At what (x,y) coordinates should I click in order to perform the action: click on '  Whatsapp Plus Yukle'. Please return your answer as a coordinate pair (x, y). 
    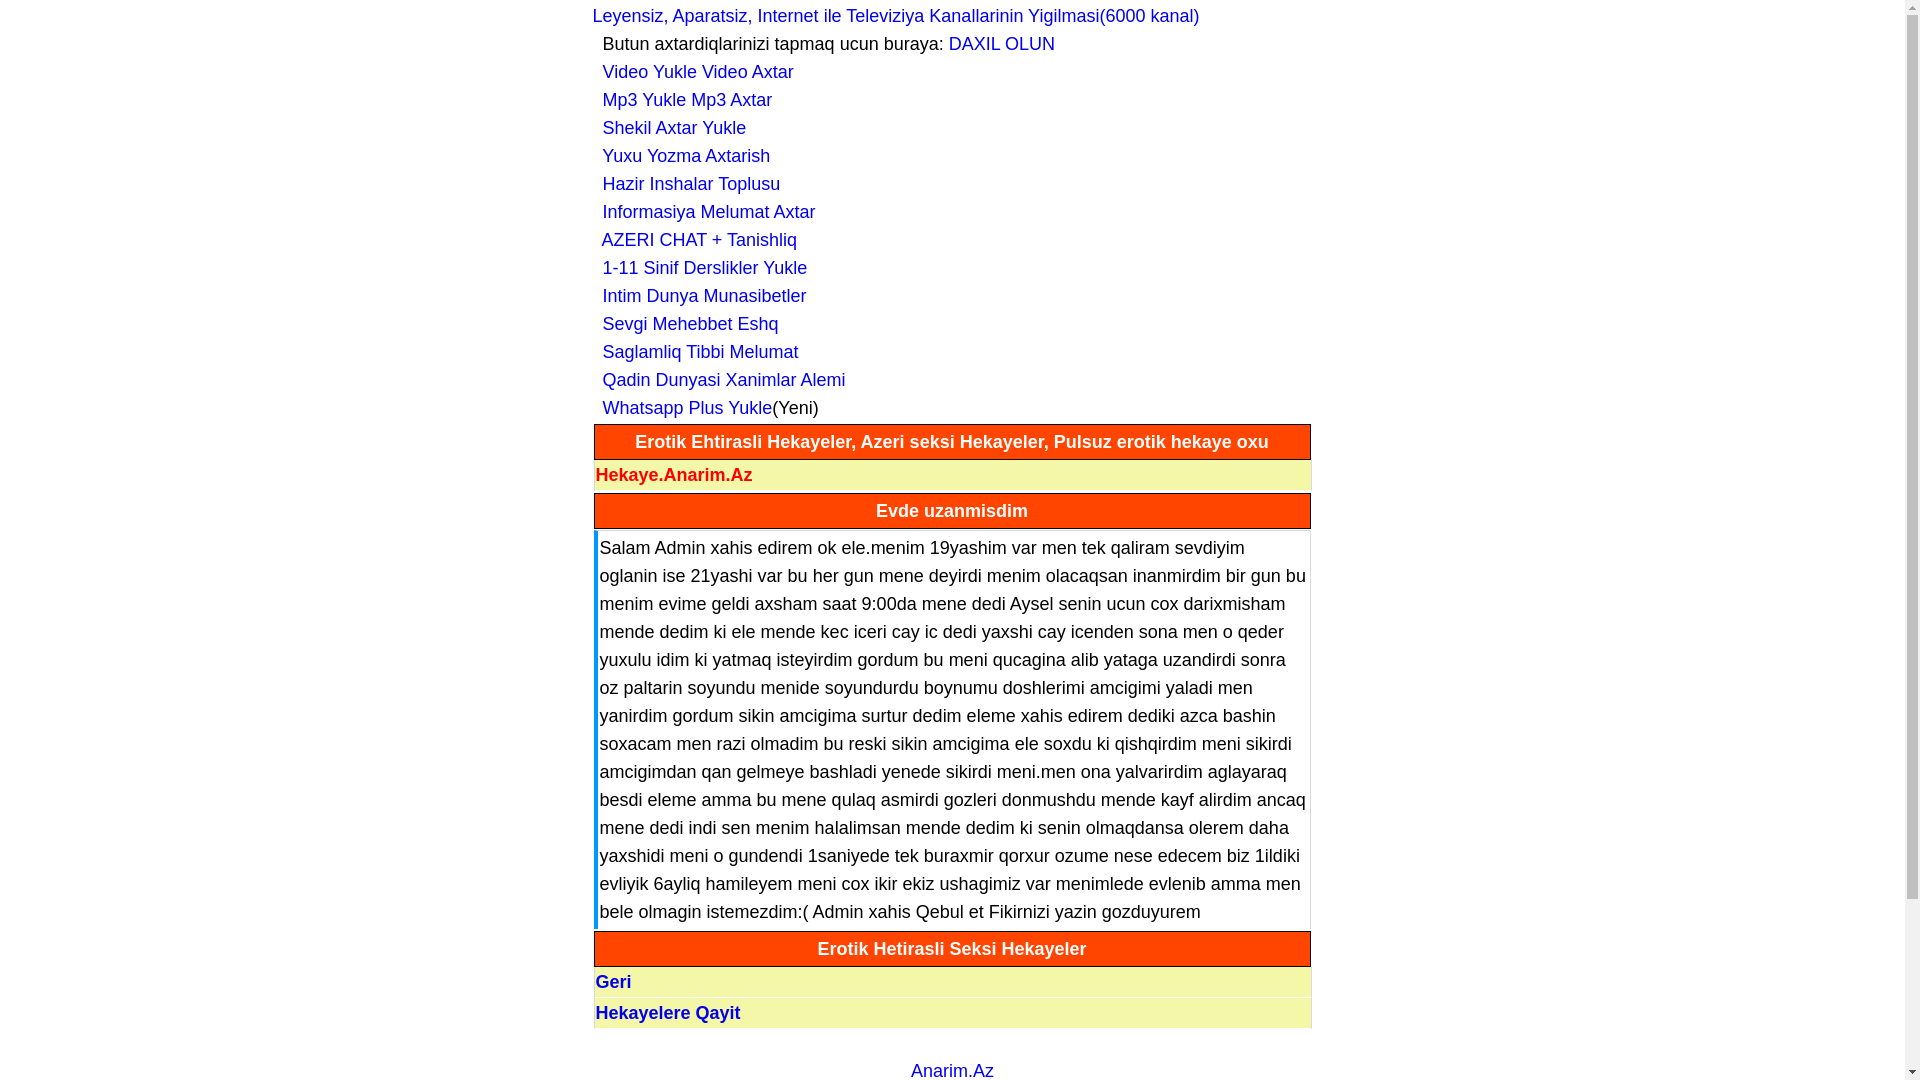
    Looking at the image, I should click on (681, 407).